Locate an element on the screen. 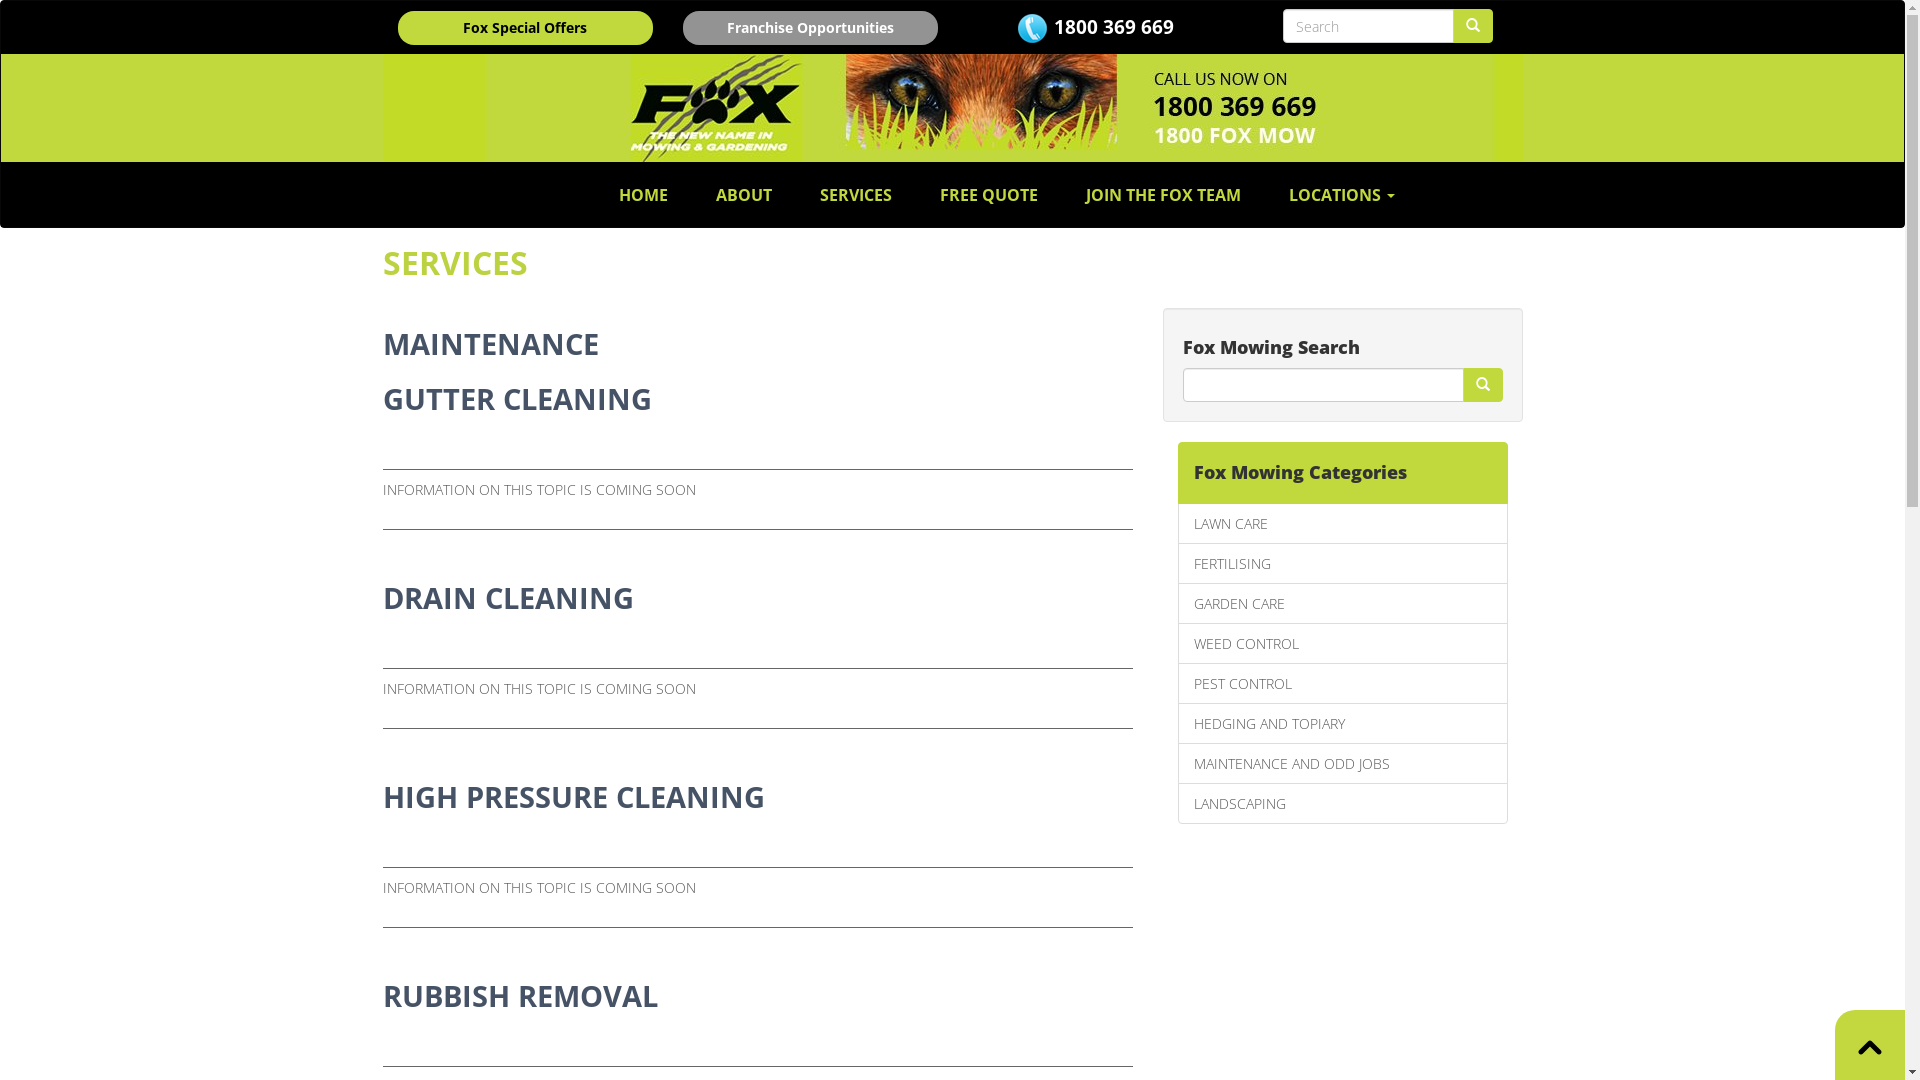 The width and height of the screenshot is (1920, 1080). '  ' is located at coordinates (1482, 385).